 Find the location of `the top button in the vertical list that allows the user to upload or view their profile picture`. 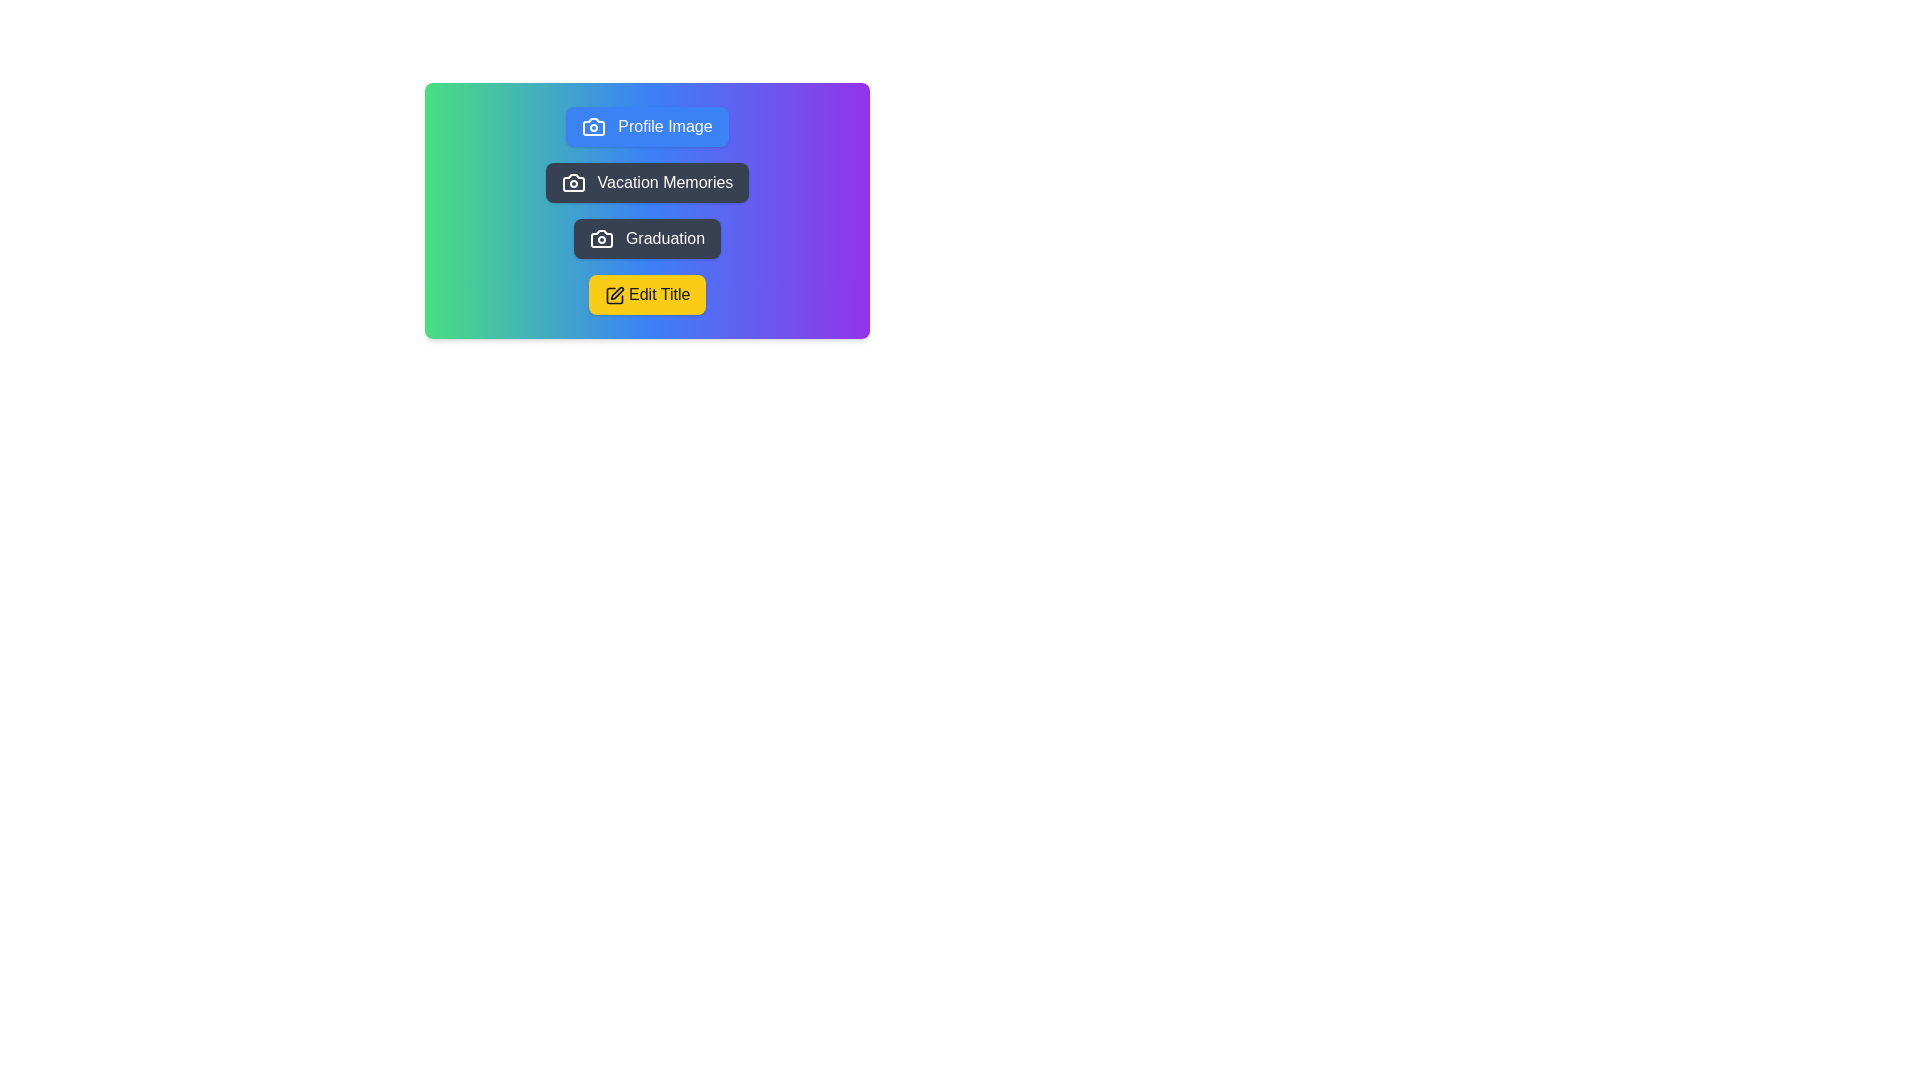

the top button in the vertical list that allows the user to upload or view their profile picture is located at coordinates (647, 127).